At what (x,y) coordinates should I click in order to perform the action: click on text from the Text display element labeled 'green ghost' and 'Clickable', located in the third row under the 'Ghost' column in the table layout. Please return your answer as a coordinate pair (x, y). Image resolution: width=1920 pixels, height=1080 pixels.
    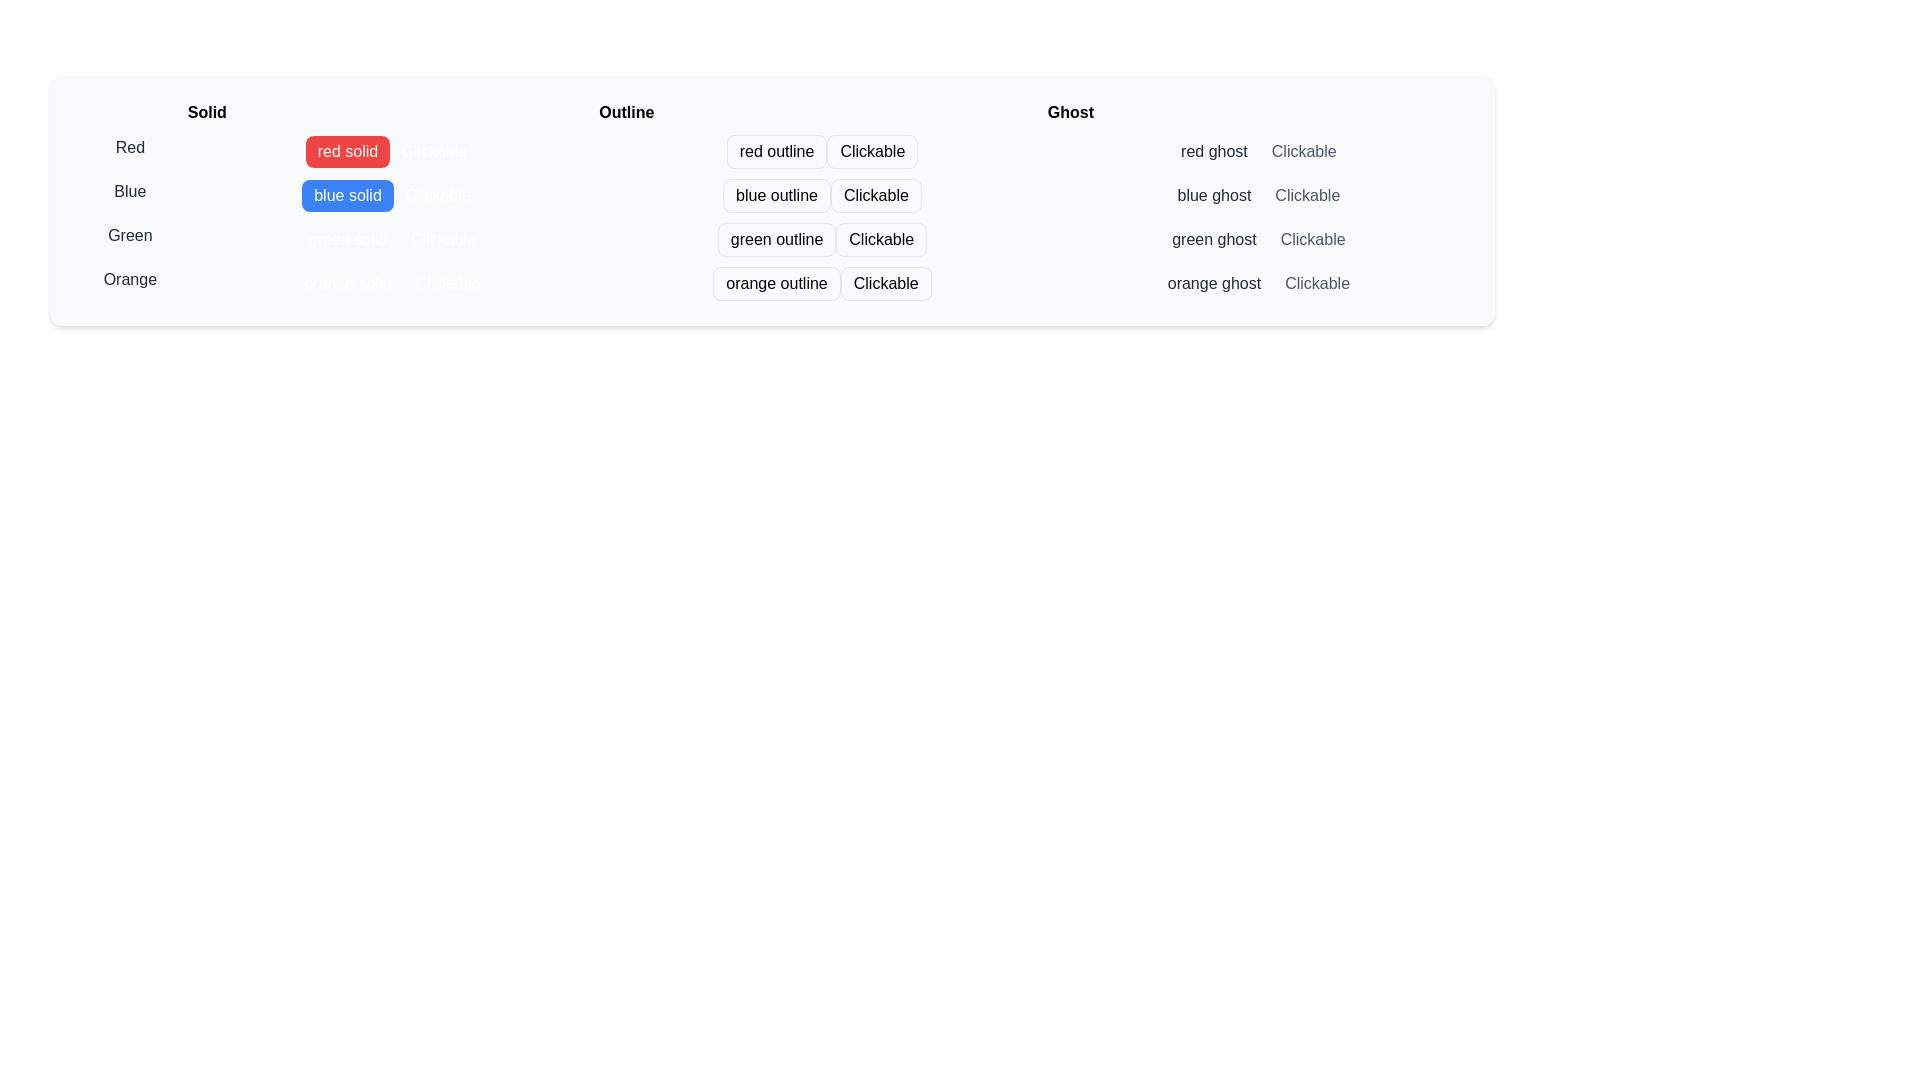
    Looking at the image, I should click on (1257, 234).